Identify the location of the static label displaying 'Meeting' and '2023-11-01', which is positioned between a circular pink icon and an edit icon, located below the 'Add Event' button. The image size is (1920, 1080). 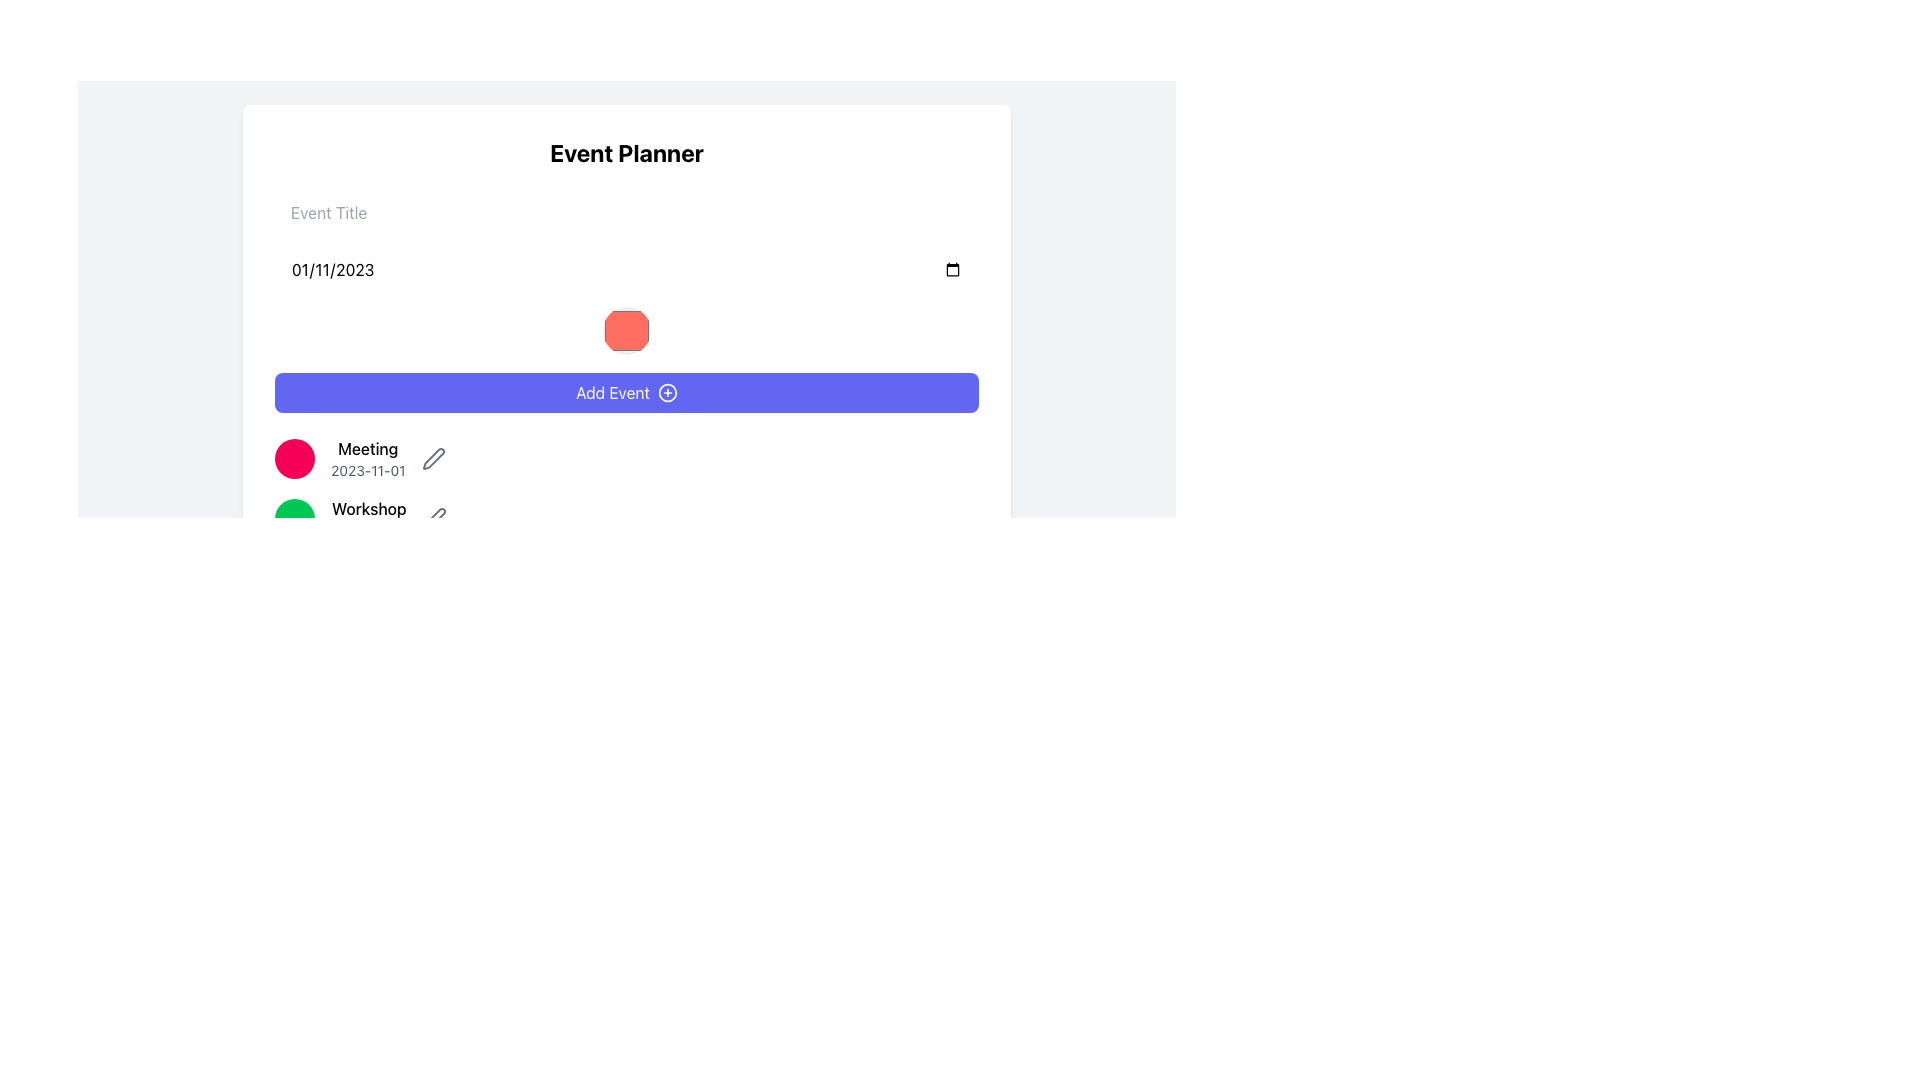
(368, 459).